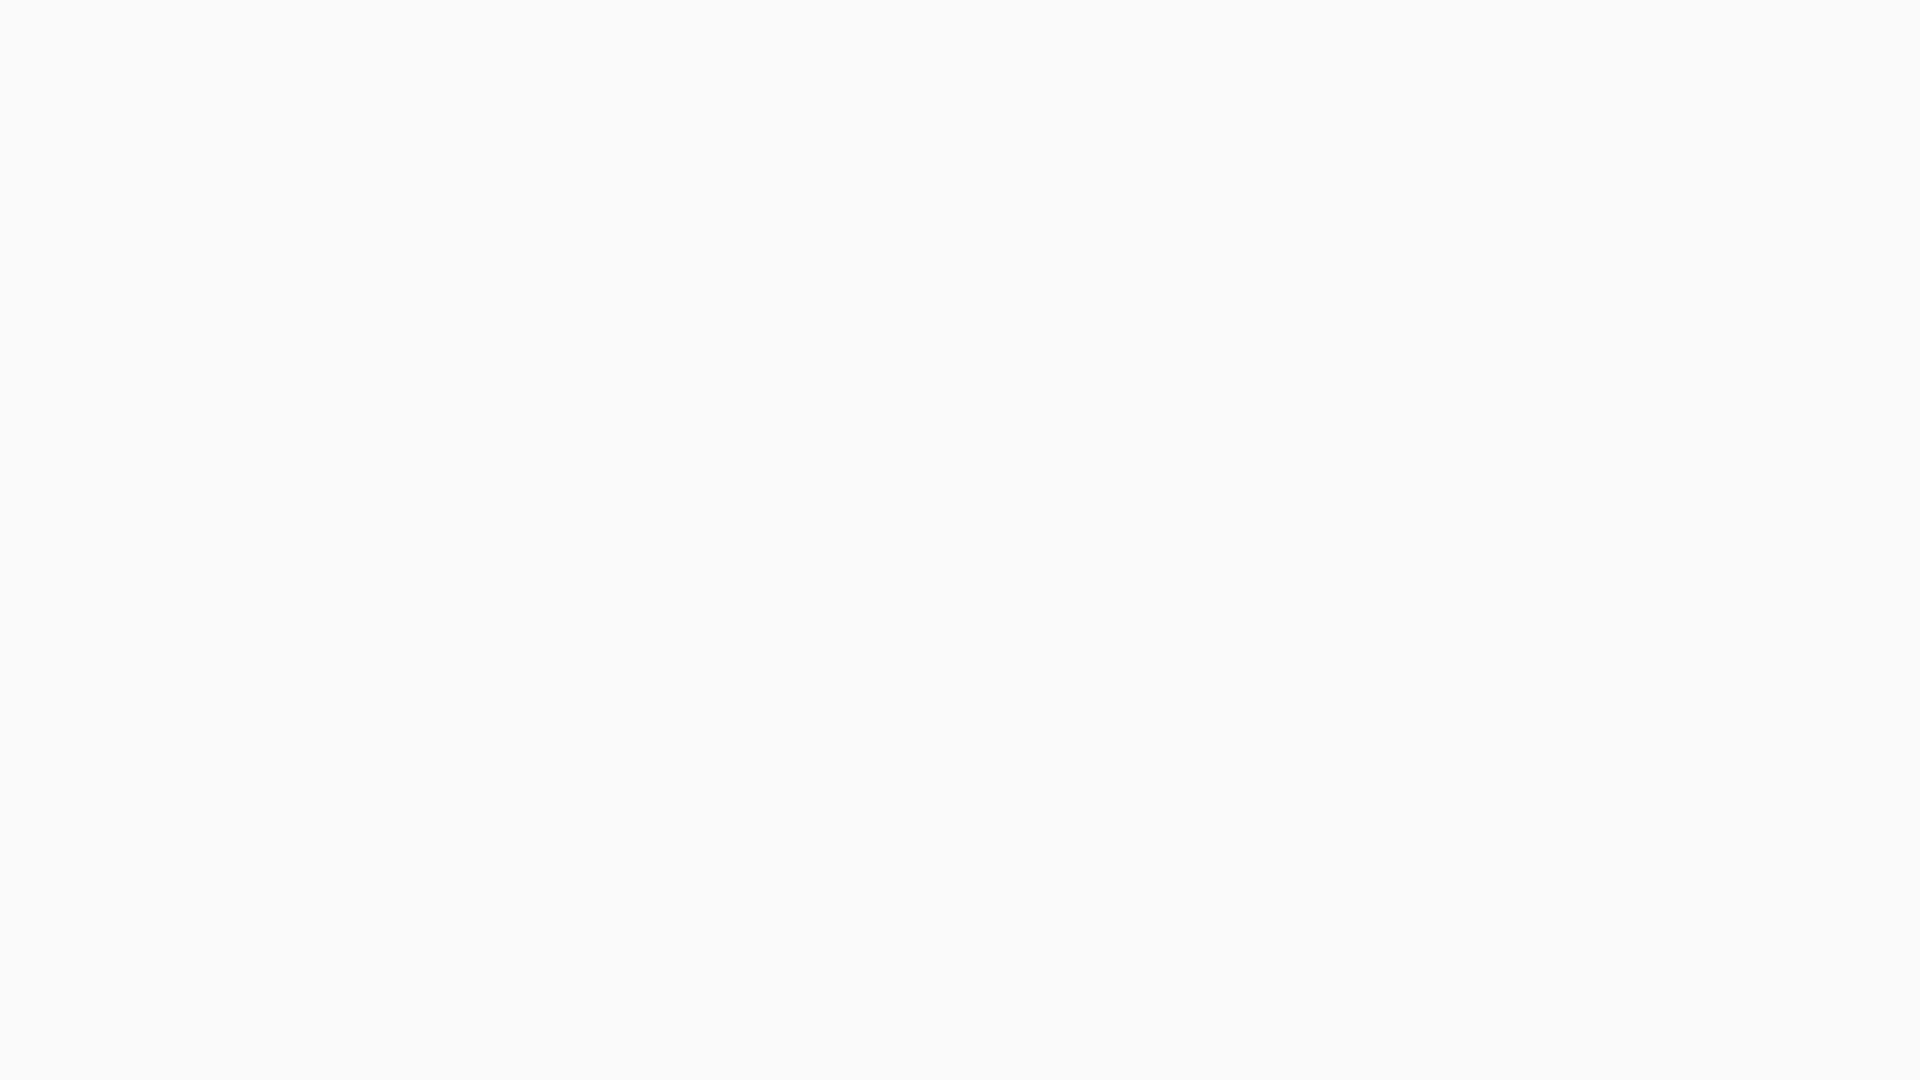 Image resolution: width=1920 pixels, height=1080 pixels. I want to click on Manage Your Account, so click(180, 137).